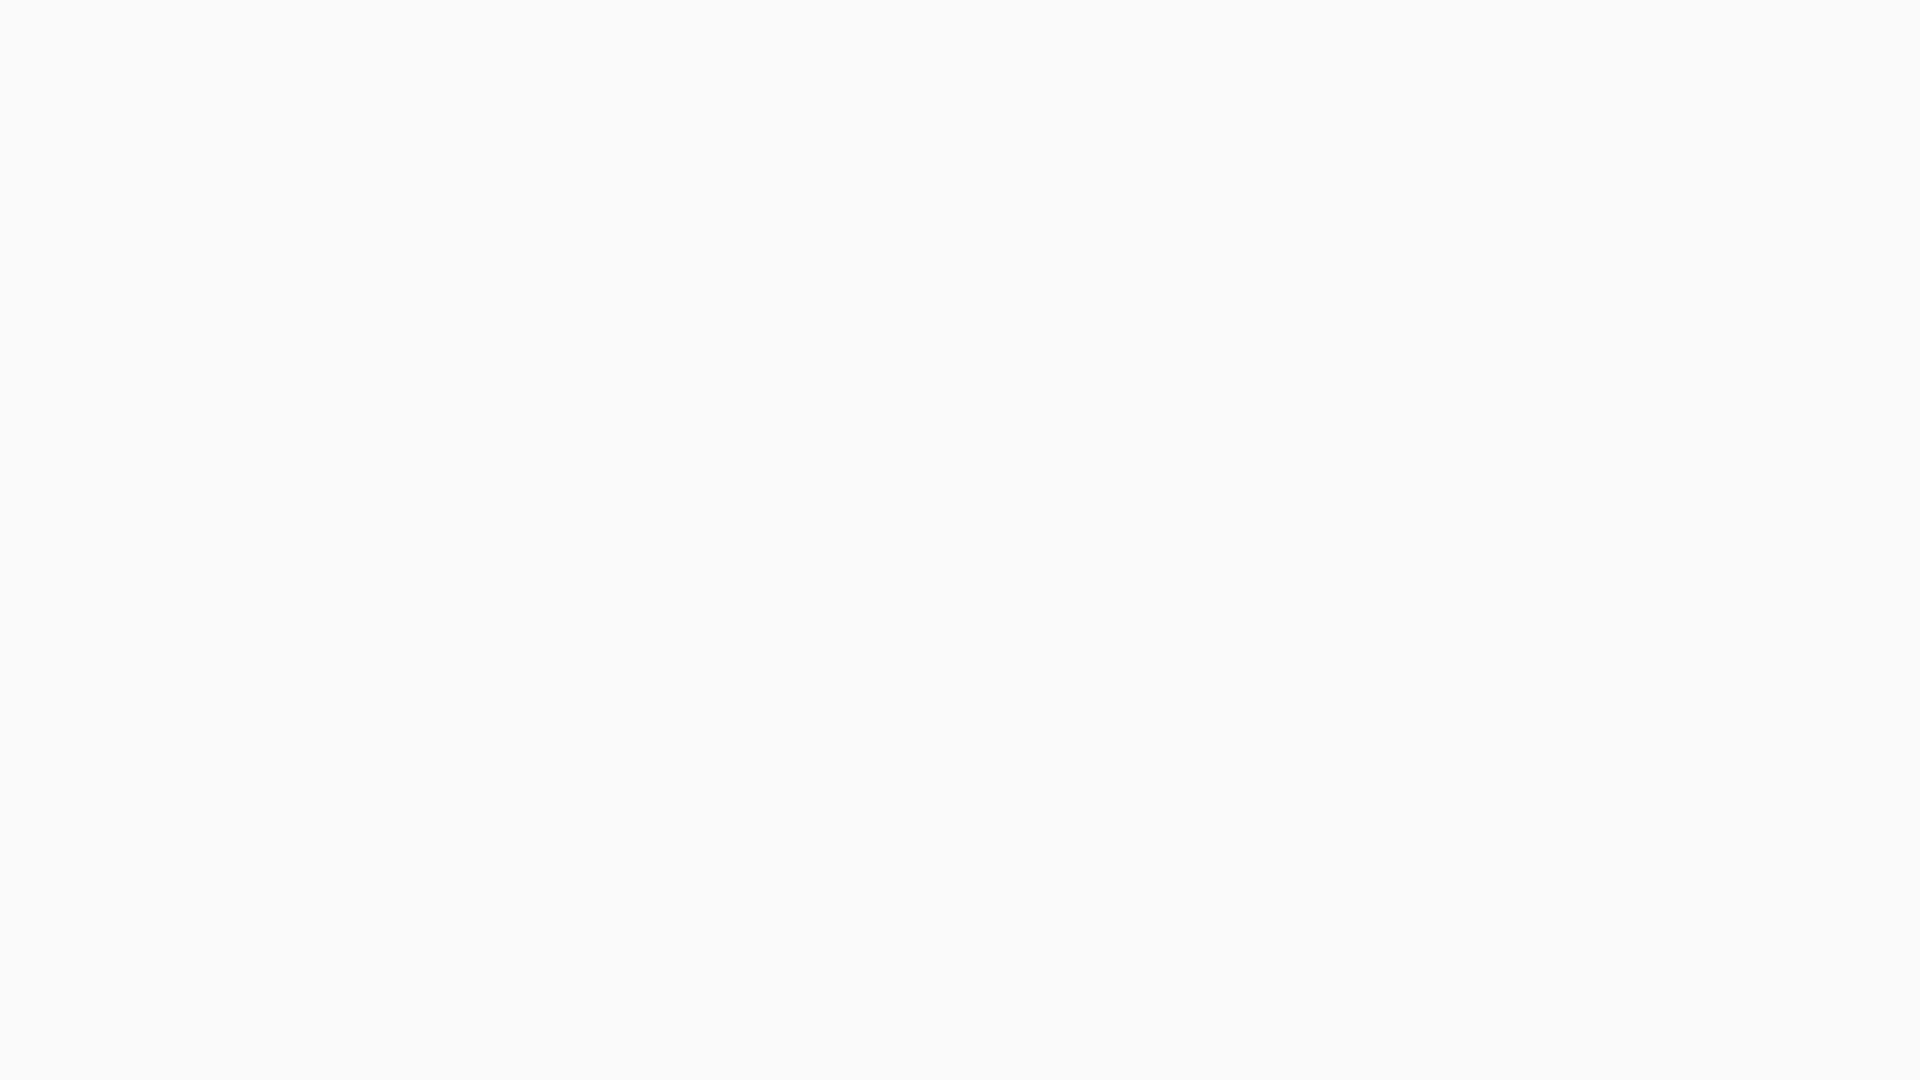 Image resolution: width=1920 pixels, height=1080 pixels. I want to click on Manage Your Account, so click(180, 137).